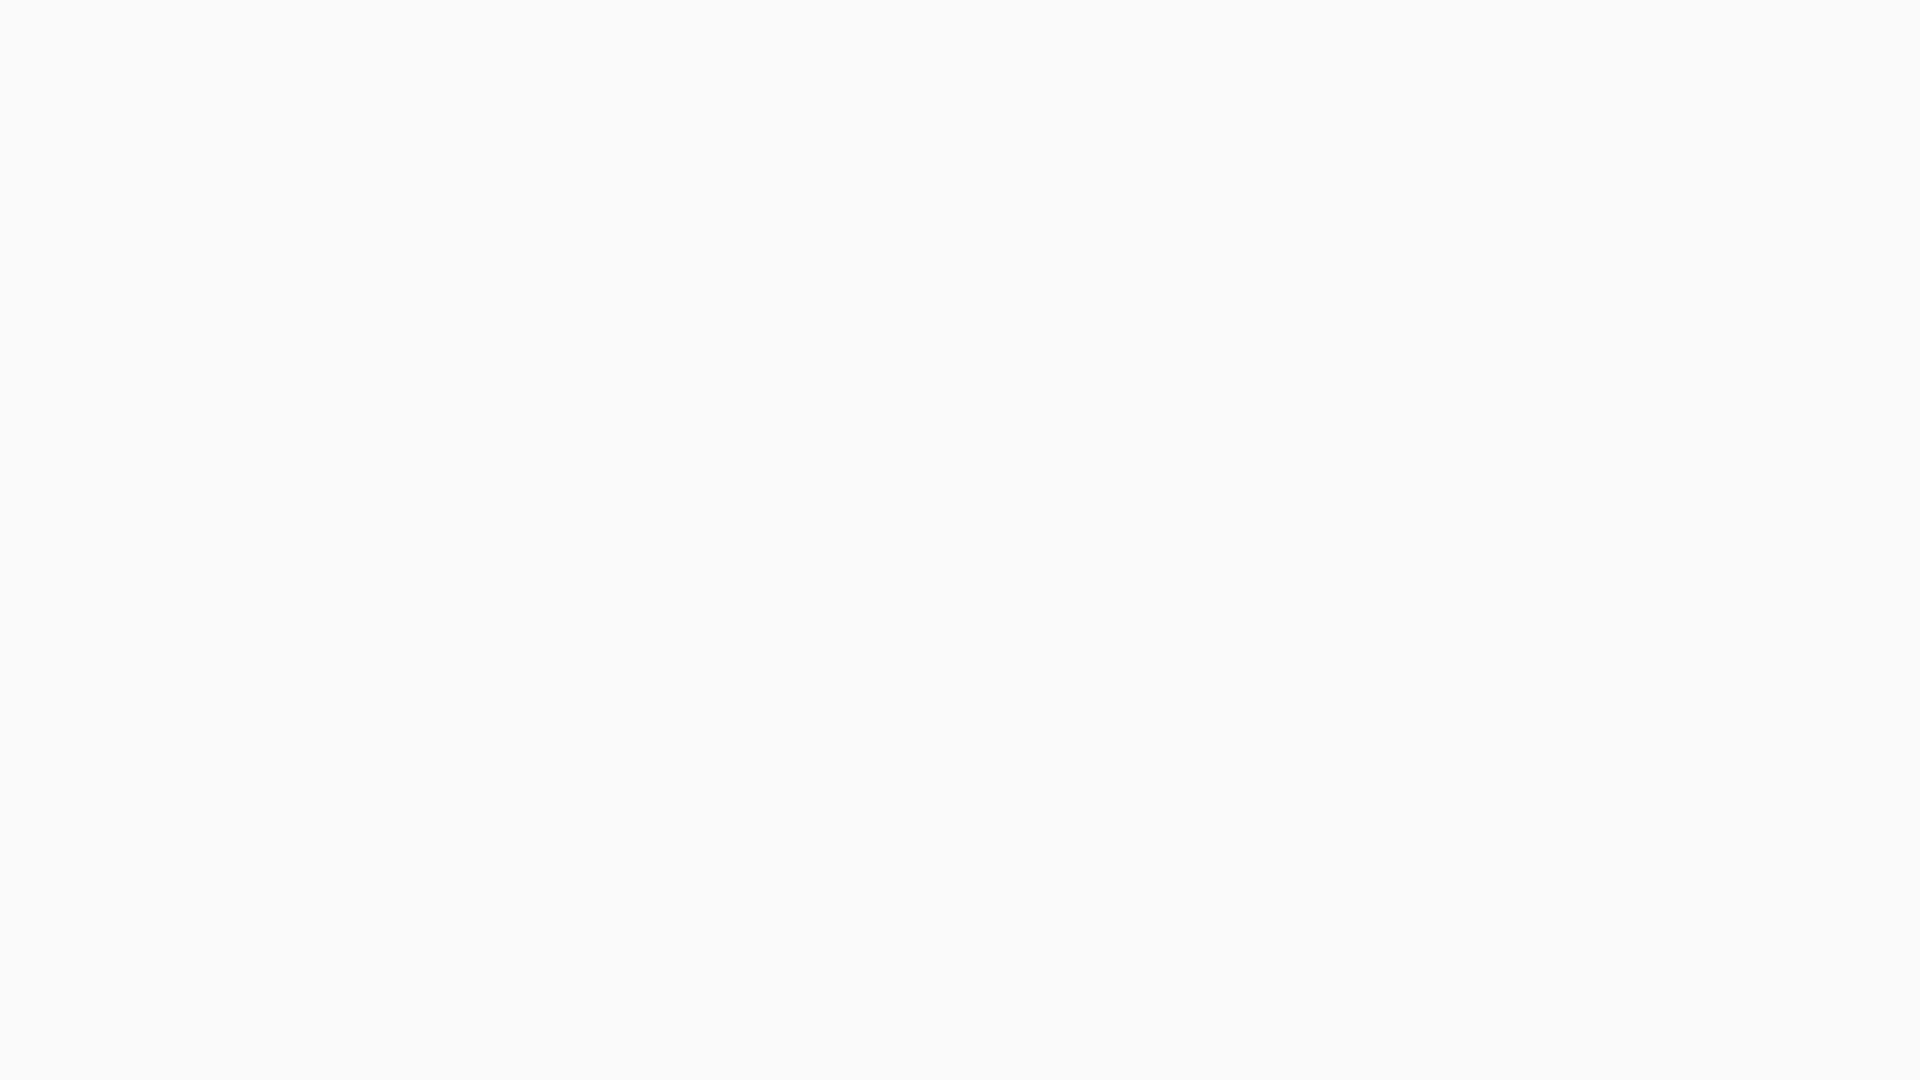 Image resolution: width=1920 pixels, height=1080 pixels. I want to click on Manage Your Account, so click(180, 137).